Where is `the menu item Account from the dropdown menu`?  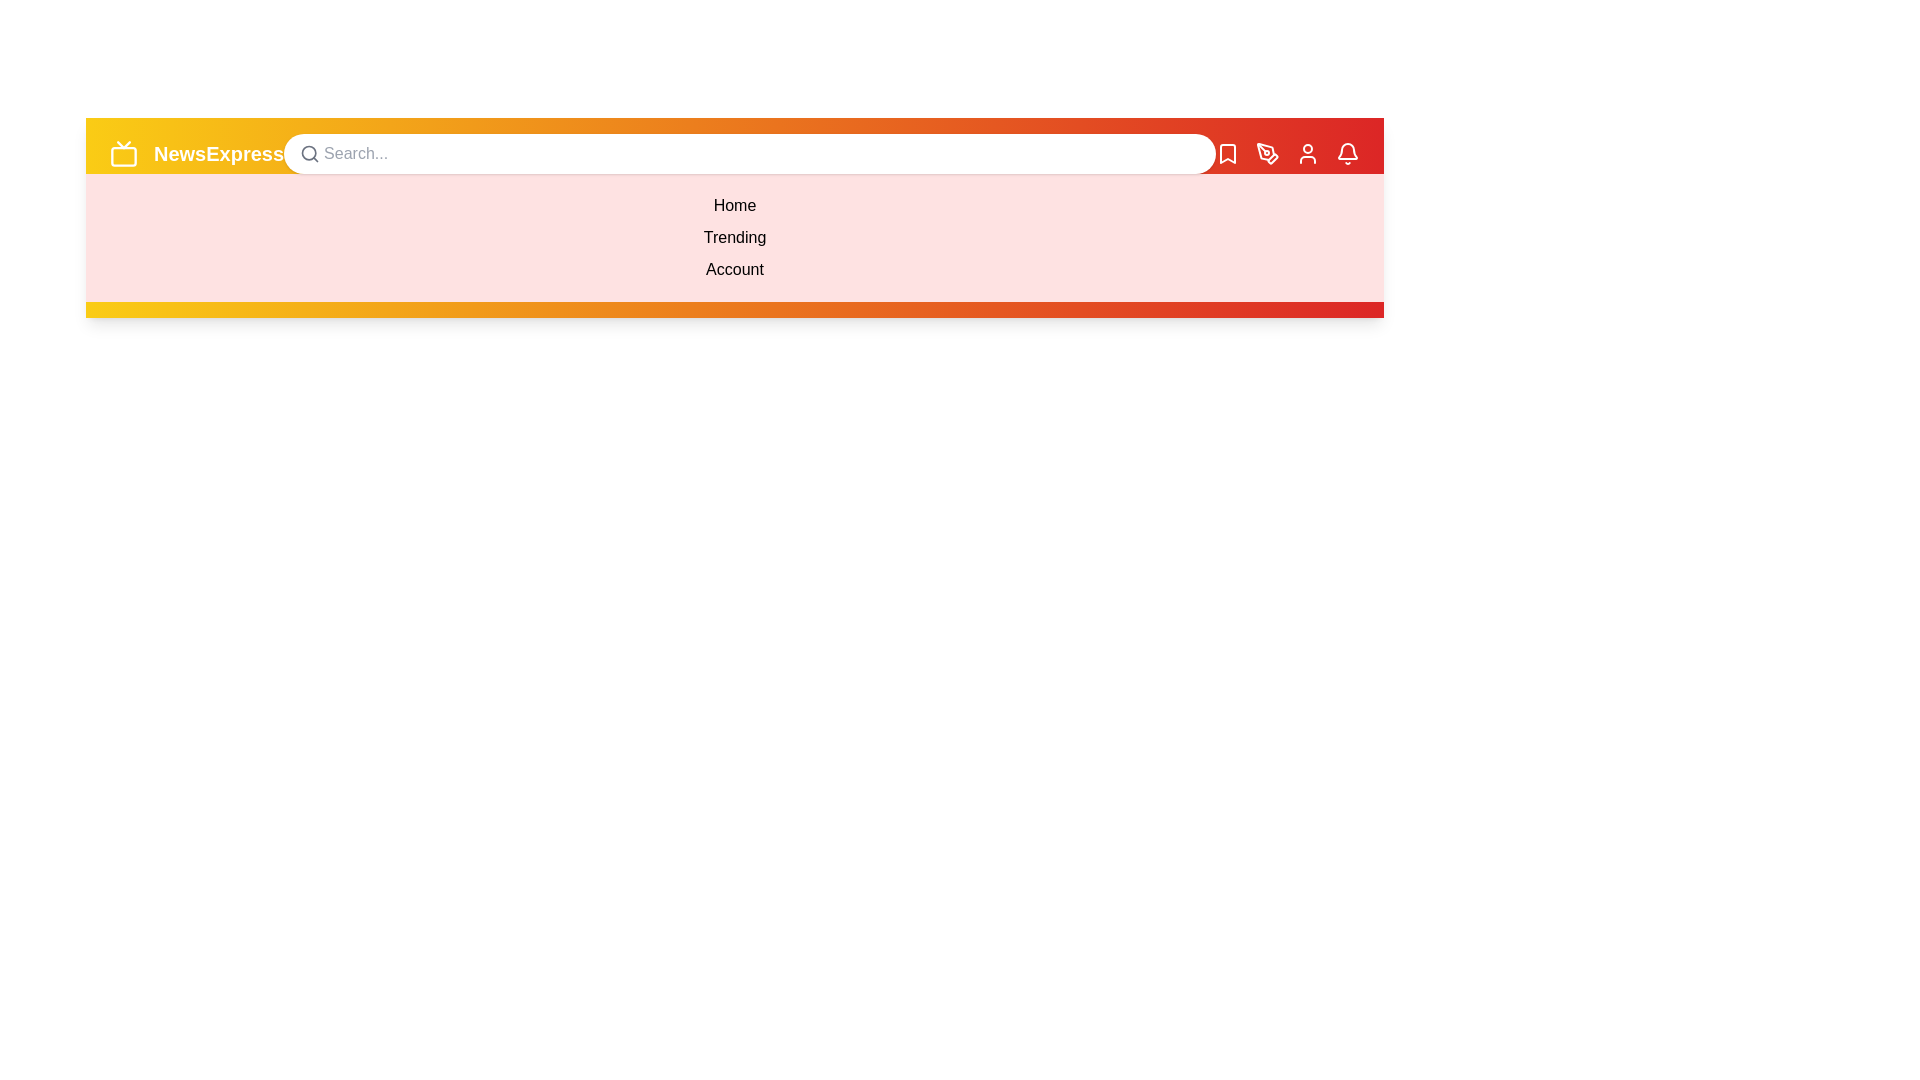 the menu item Account from the dropdown menu is located at coordinates (733, 270).